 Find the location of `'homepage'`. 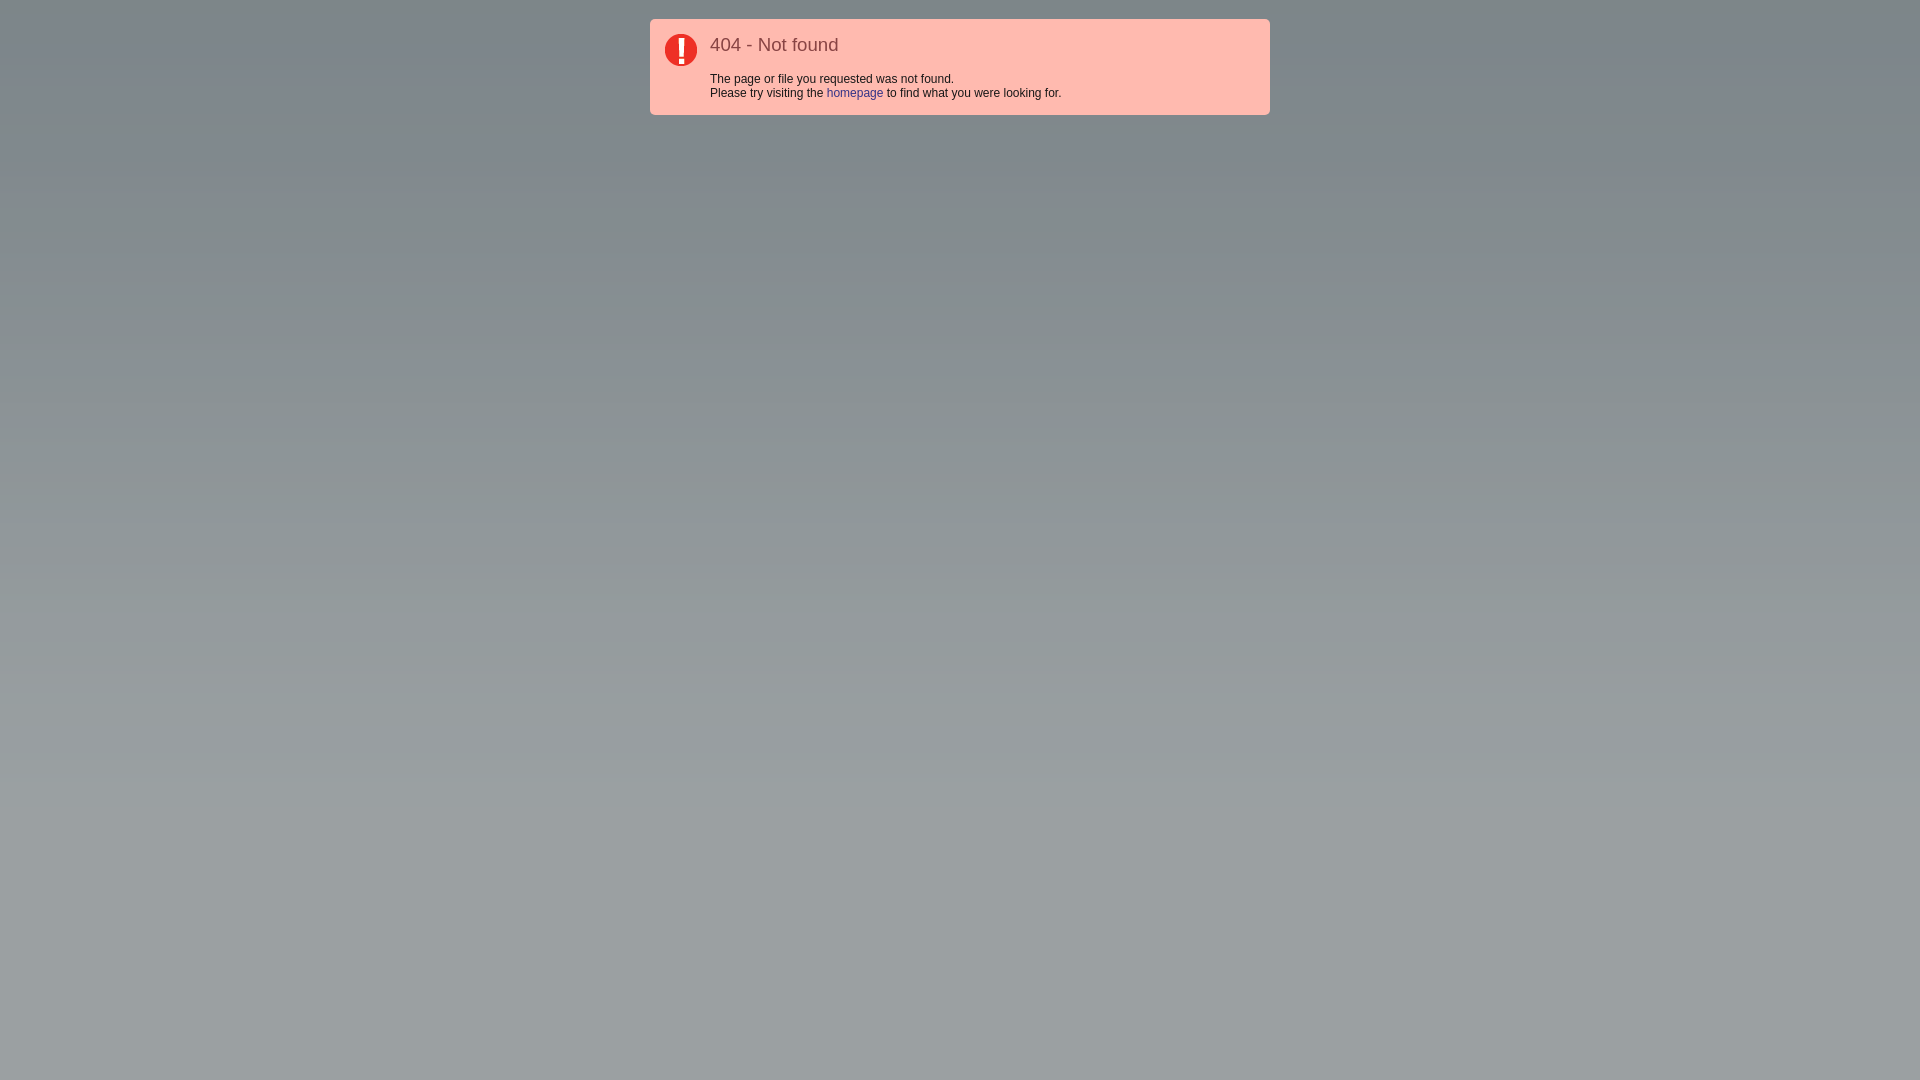

'homepage' is located at coordinates (855, 92).